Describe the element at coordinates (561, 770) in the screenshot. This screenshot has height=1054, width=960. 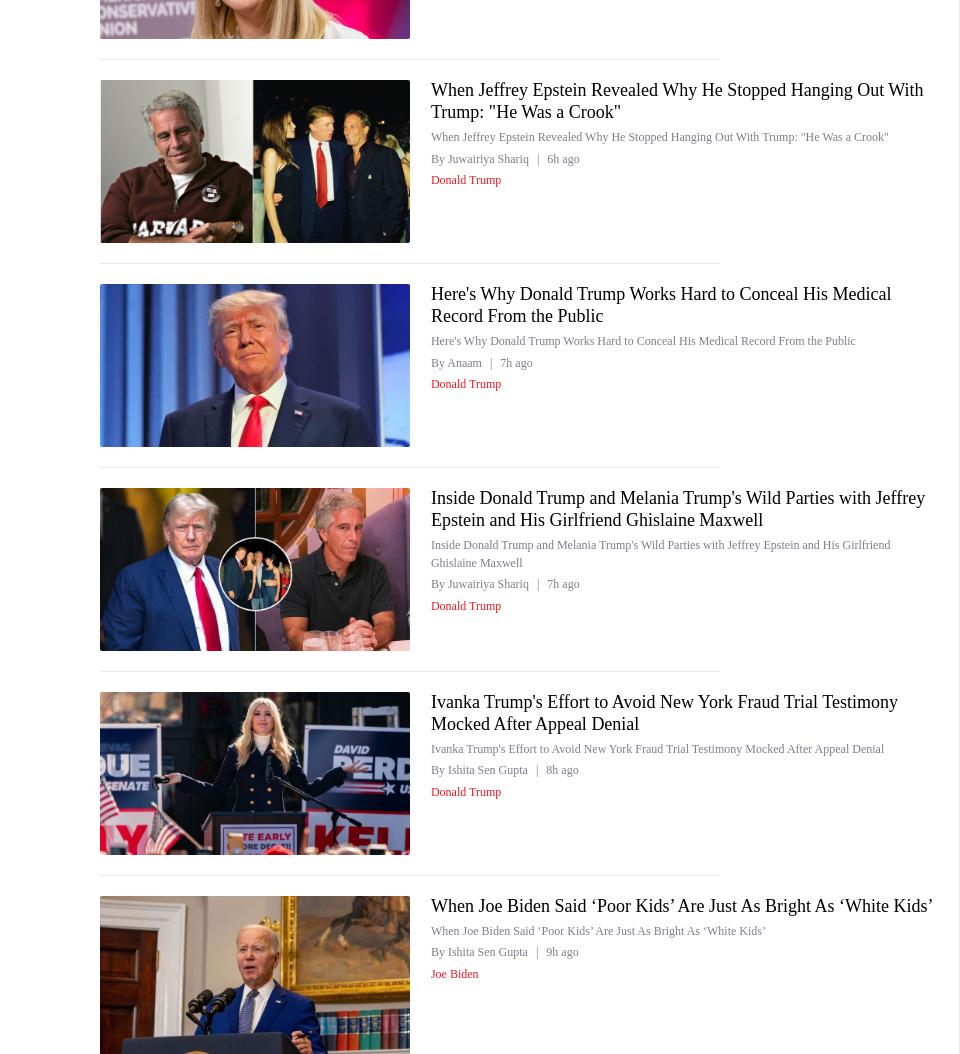
I see `'8h ago'` at that location.